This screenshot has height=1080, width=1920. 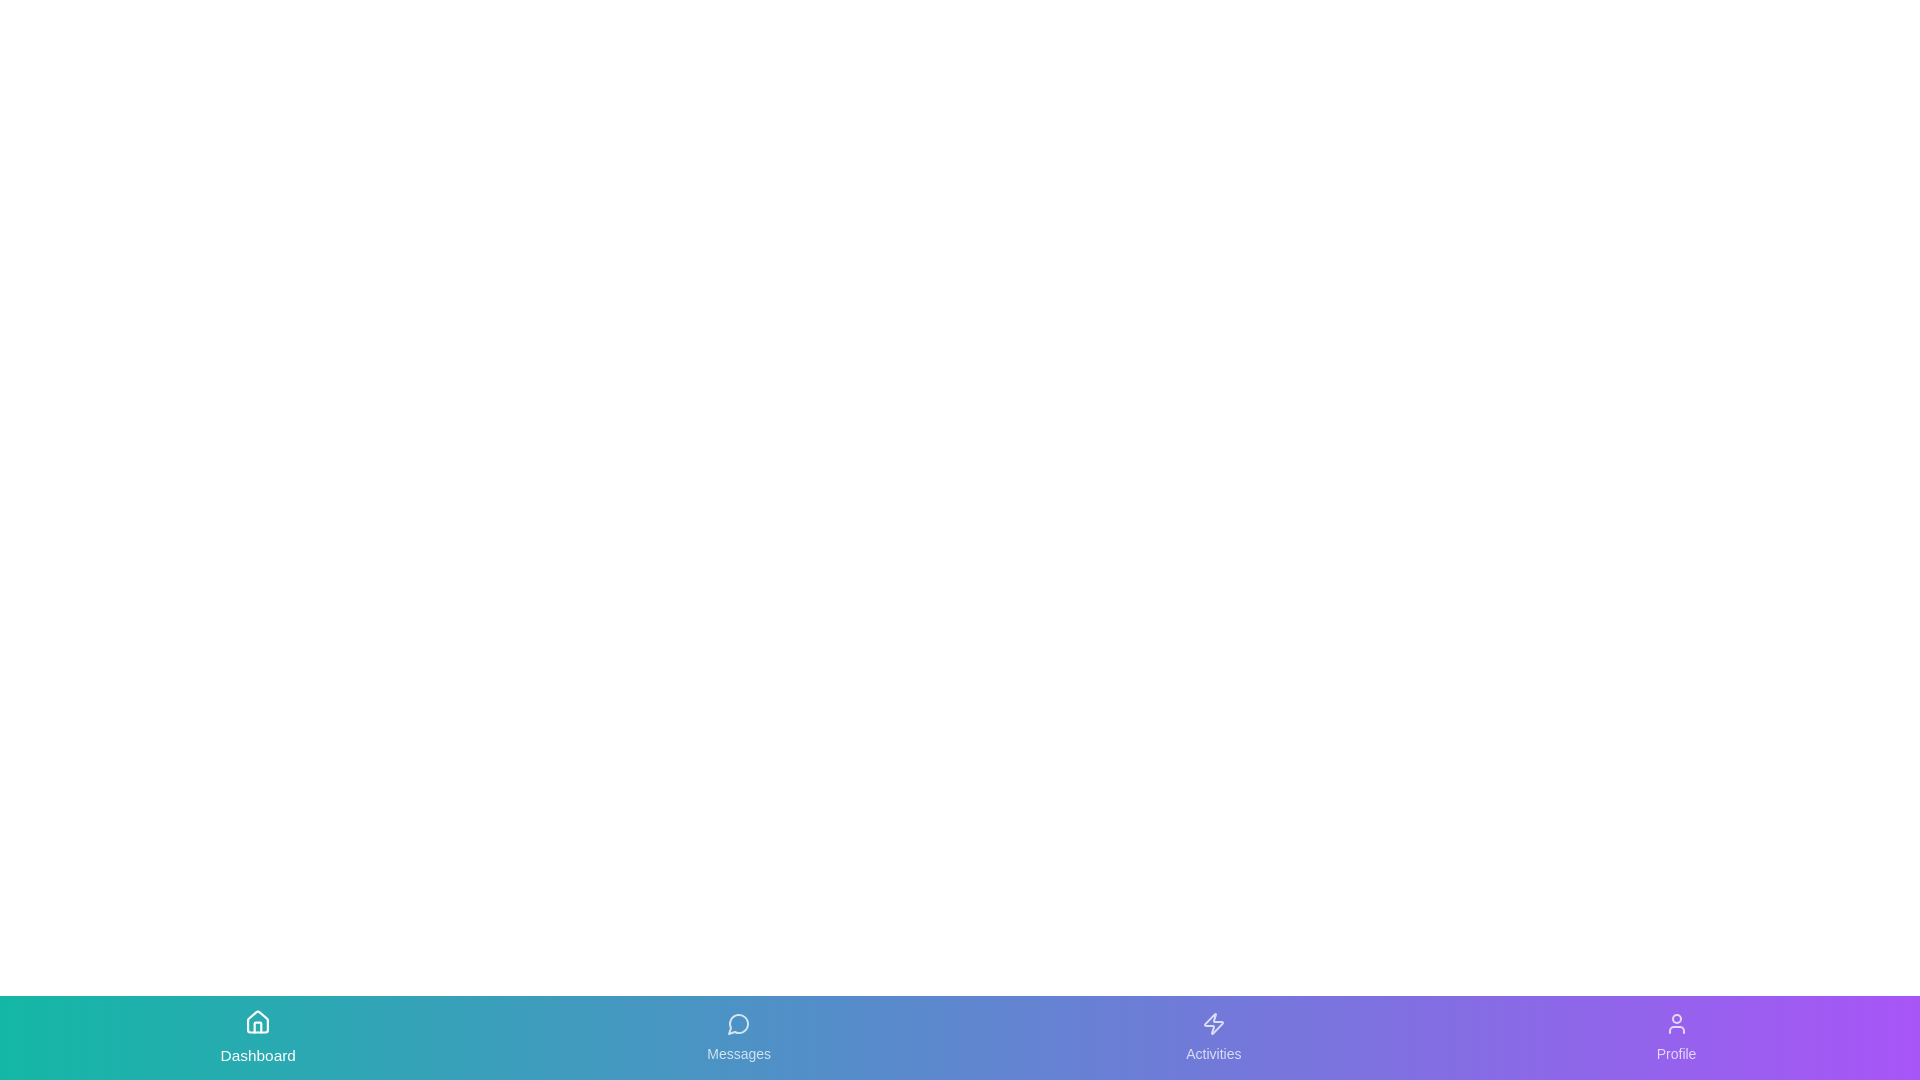 What do you see at coordinates (738, 1036) in the screenshot?
I see `the Messages tab in the navigation bar` at bounding box center [738, 1036].